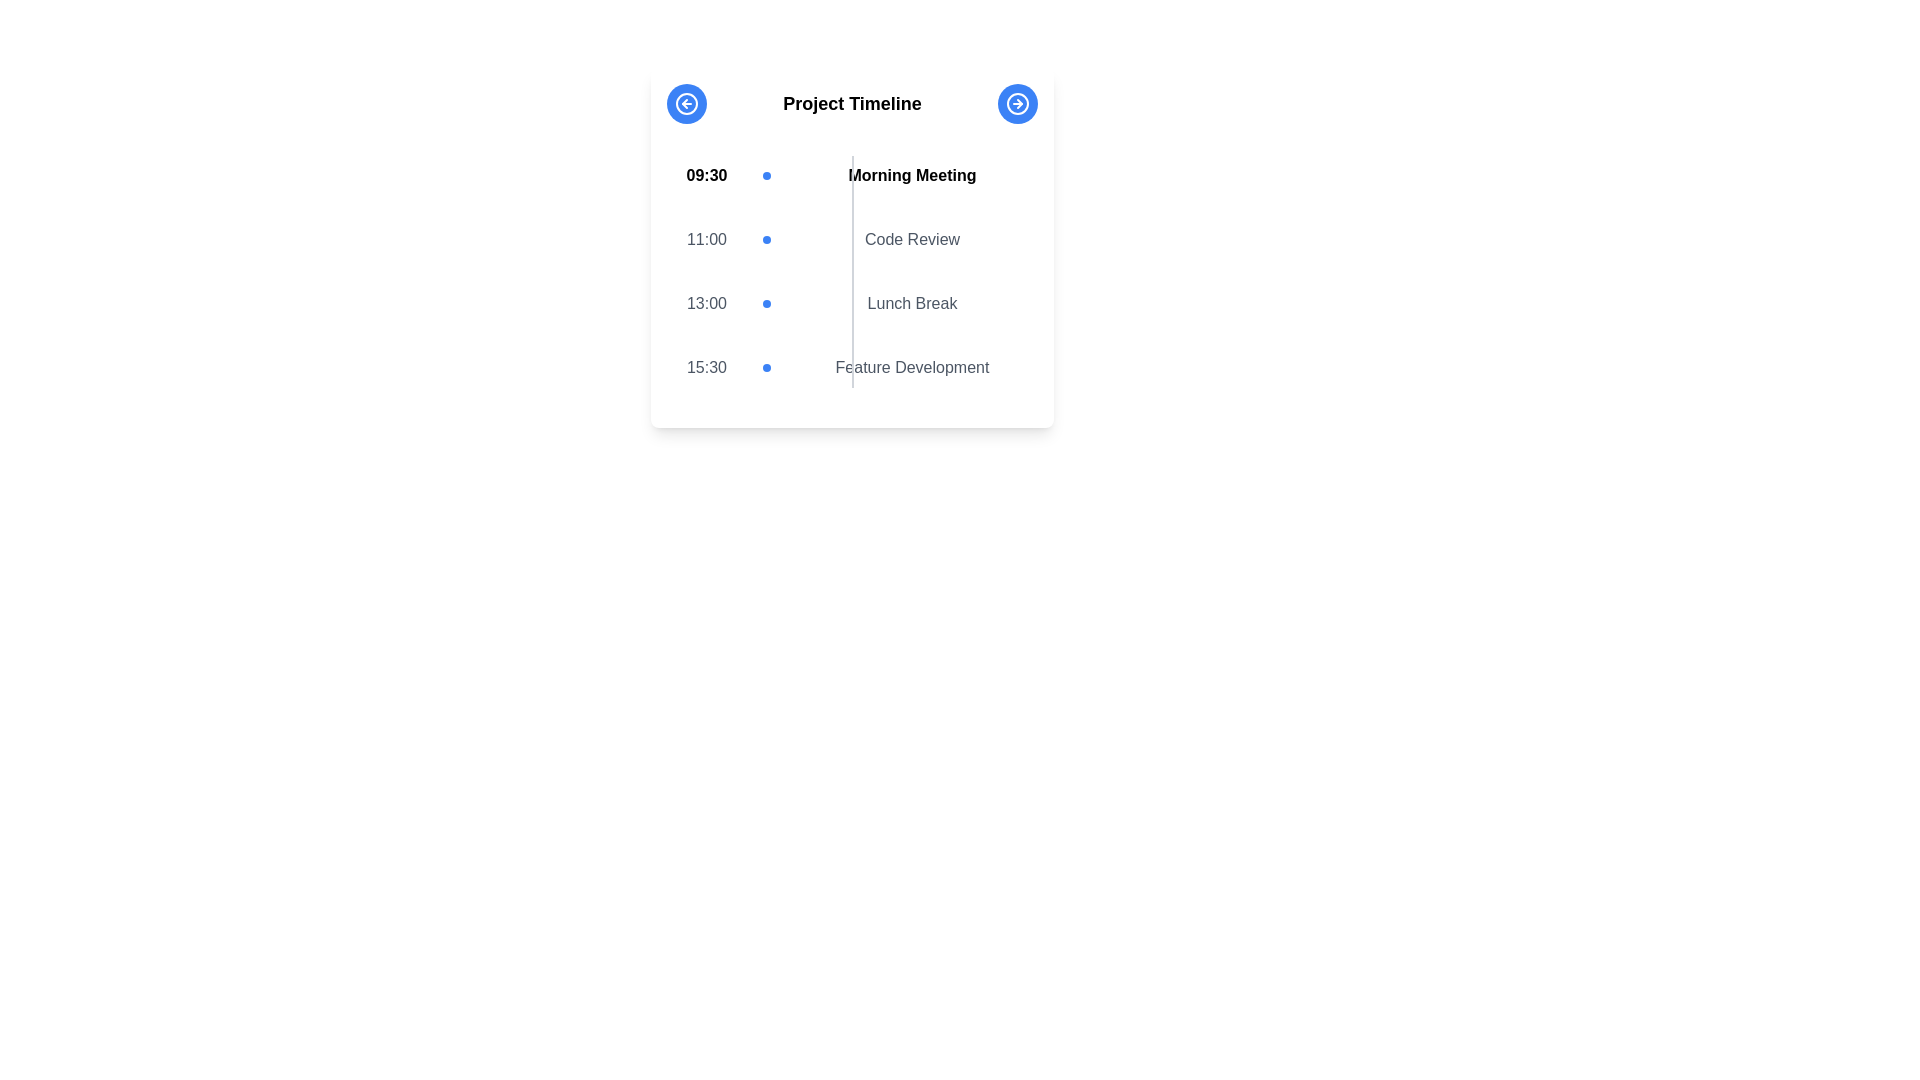 The image size is (1920, 1080). Describe the element at coordinates (686, 104) in the screenshot. I see `the navigation button located in the top-left region of the 'Project Timeline' card` at that location.